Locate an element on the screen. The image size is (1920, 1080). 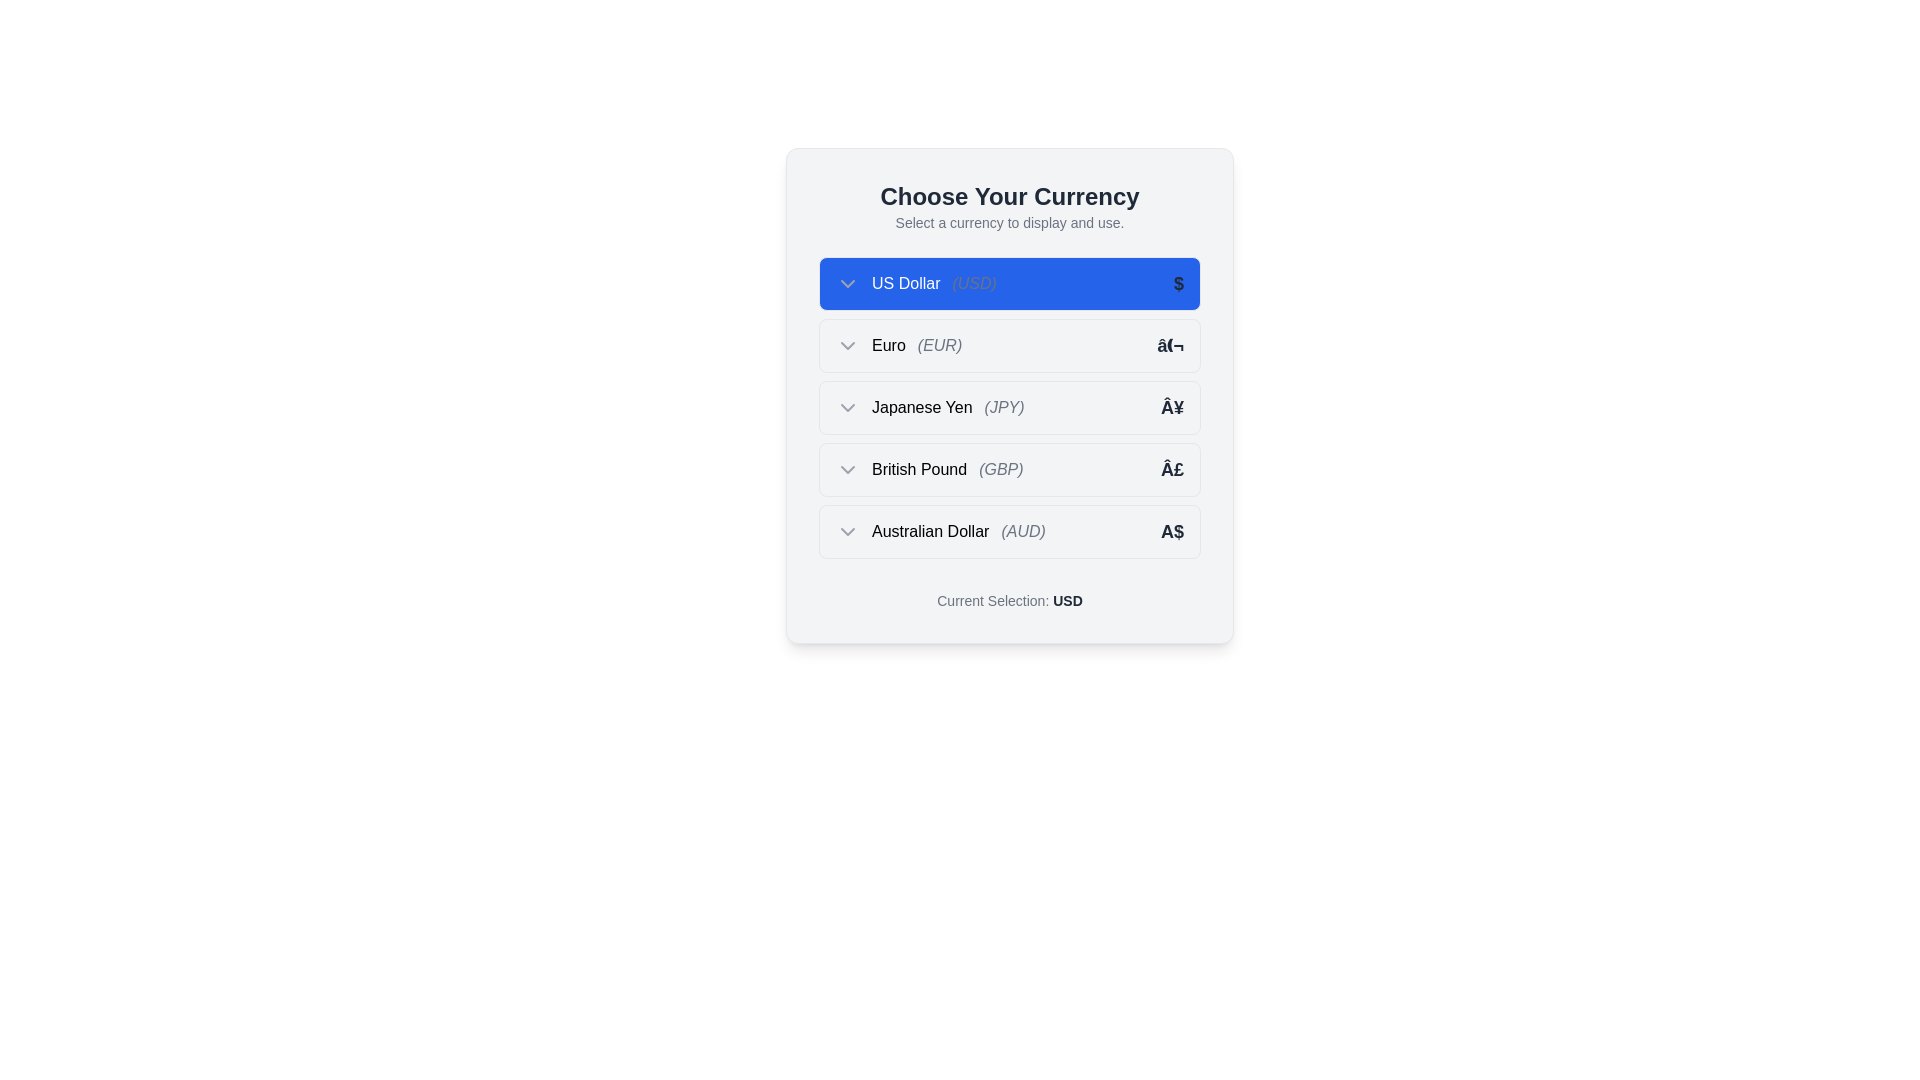
text label displaying the currency name 'Euro', which is the third element in the currency selection group within the dropdown menu is located at coordinates (887, 345).